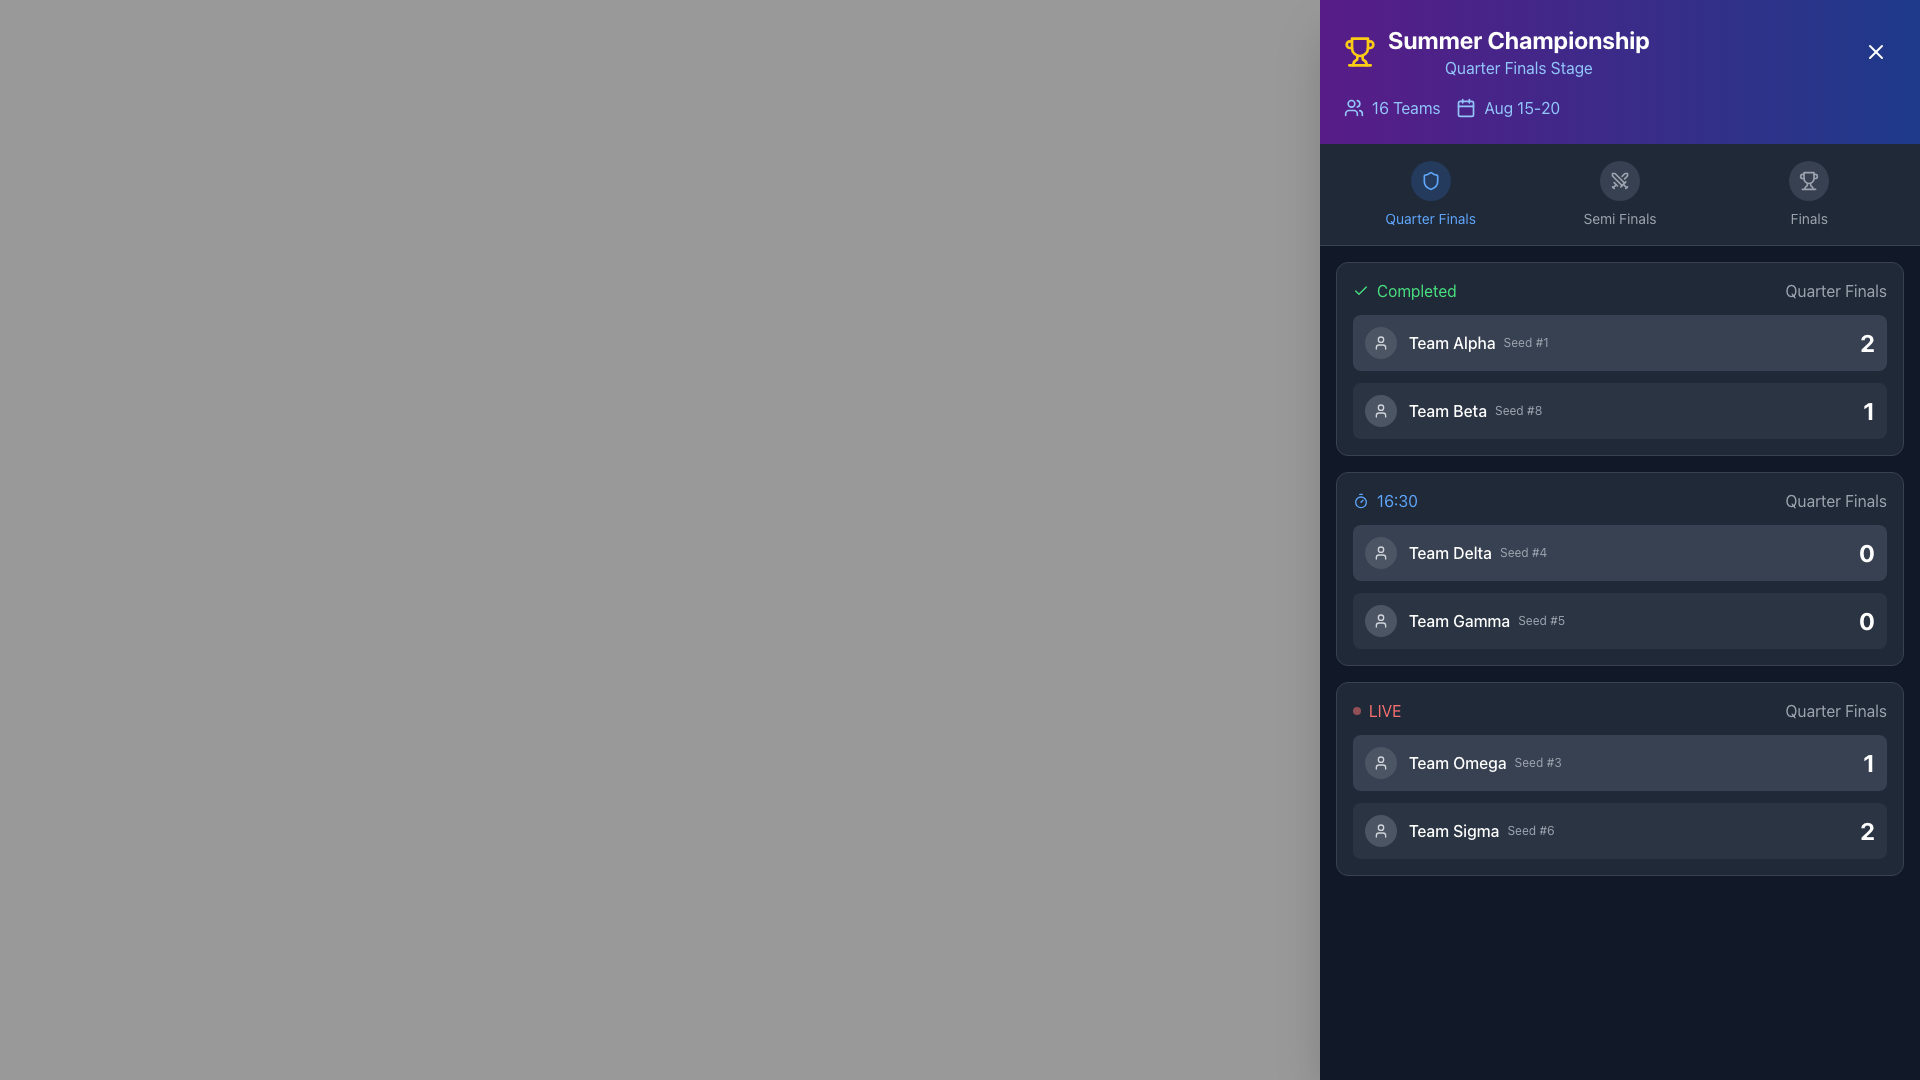 The height and width of the screenshot is (1080, 1920). What do you see at coordinates (1537, 763) in the screenshot?
I see `the text label displaying 'Seed #3' in a small, gray-colored font, located to the right of 'Team Omega' in the 'LIVE' section of the 'Quarter Finals' panel` at bounding box center [1537, 763].